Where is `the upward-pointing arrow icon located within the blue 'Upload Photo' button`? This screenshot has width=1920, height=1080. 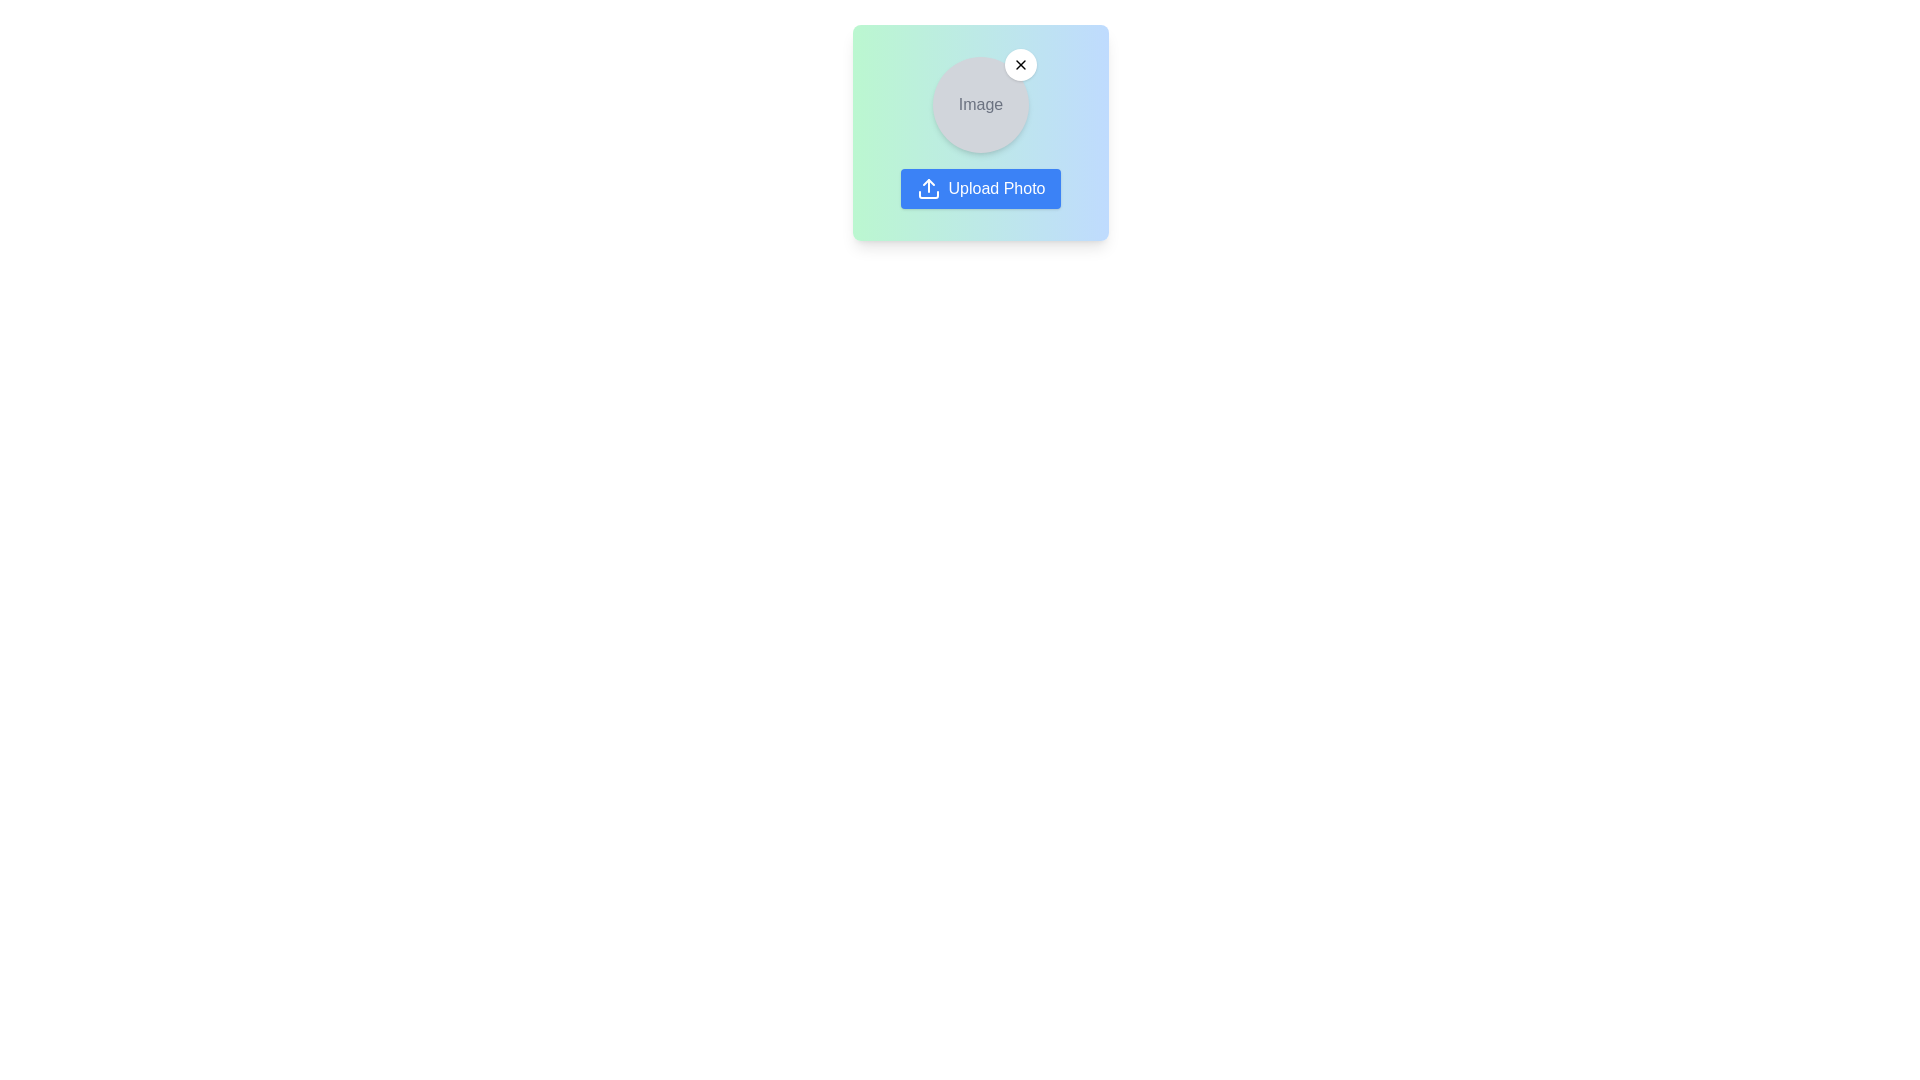 the upward-pointing arrow icon located within the blue 'Upload Photo' button is located at coordinates (927, 189).